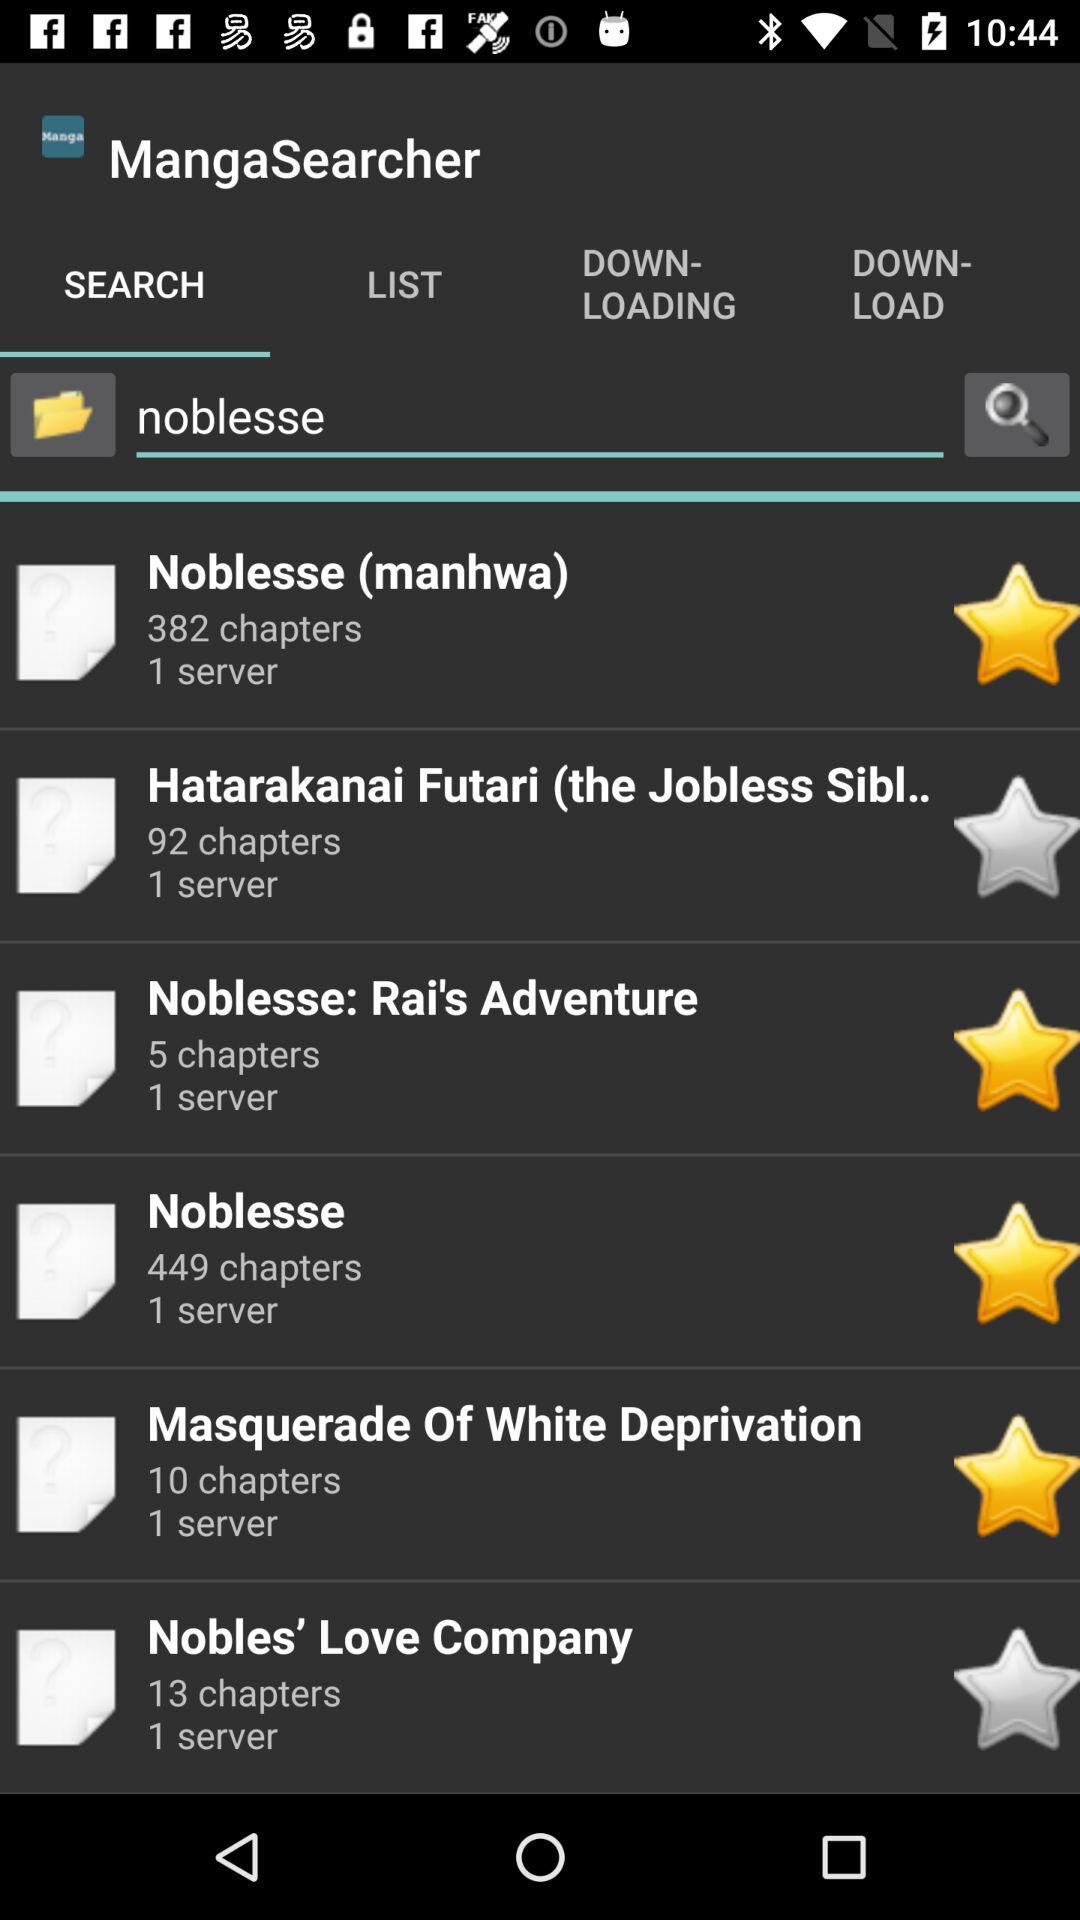  Describe the element at coordinates (1017, 413) in the screenshot. I see `use search option` at that location.